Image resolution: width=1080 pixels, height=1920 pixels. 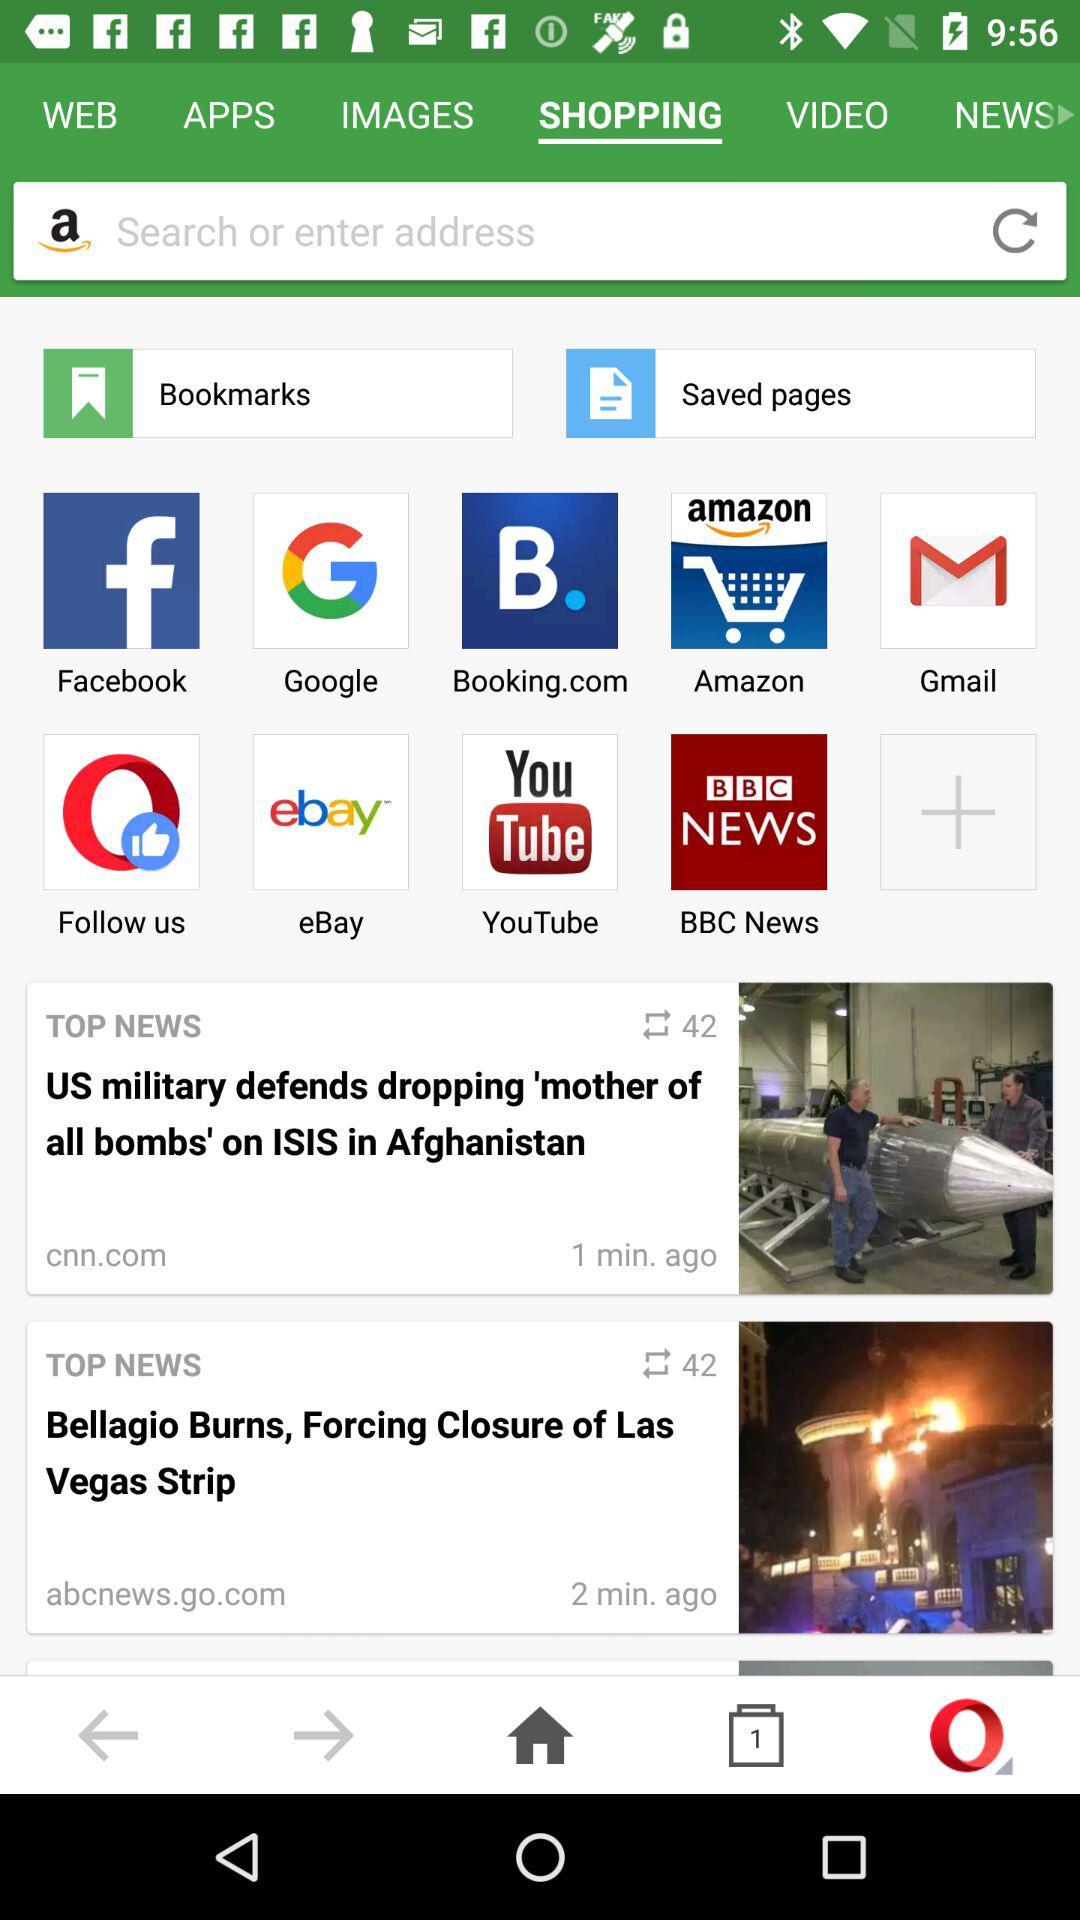 I want to click on app above us military defends, so click(x=329, y=828).